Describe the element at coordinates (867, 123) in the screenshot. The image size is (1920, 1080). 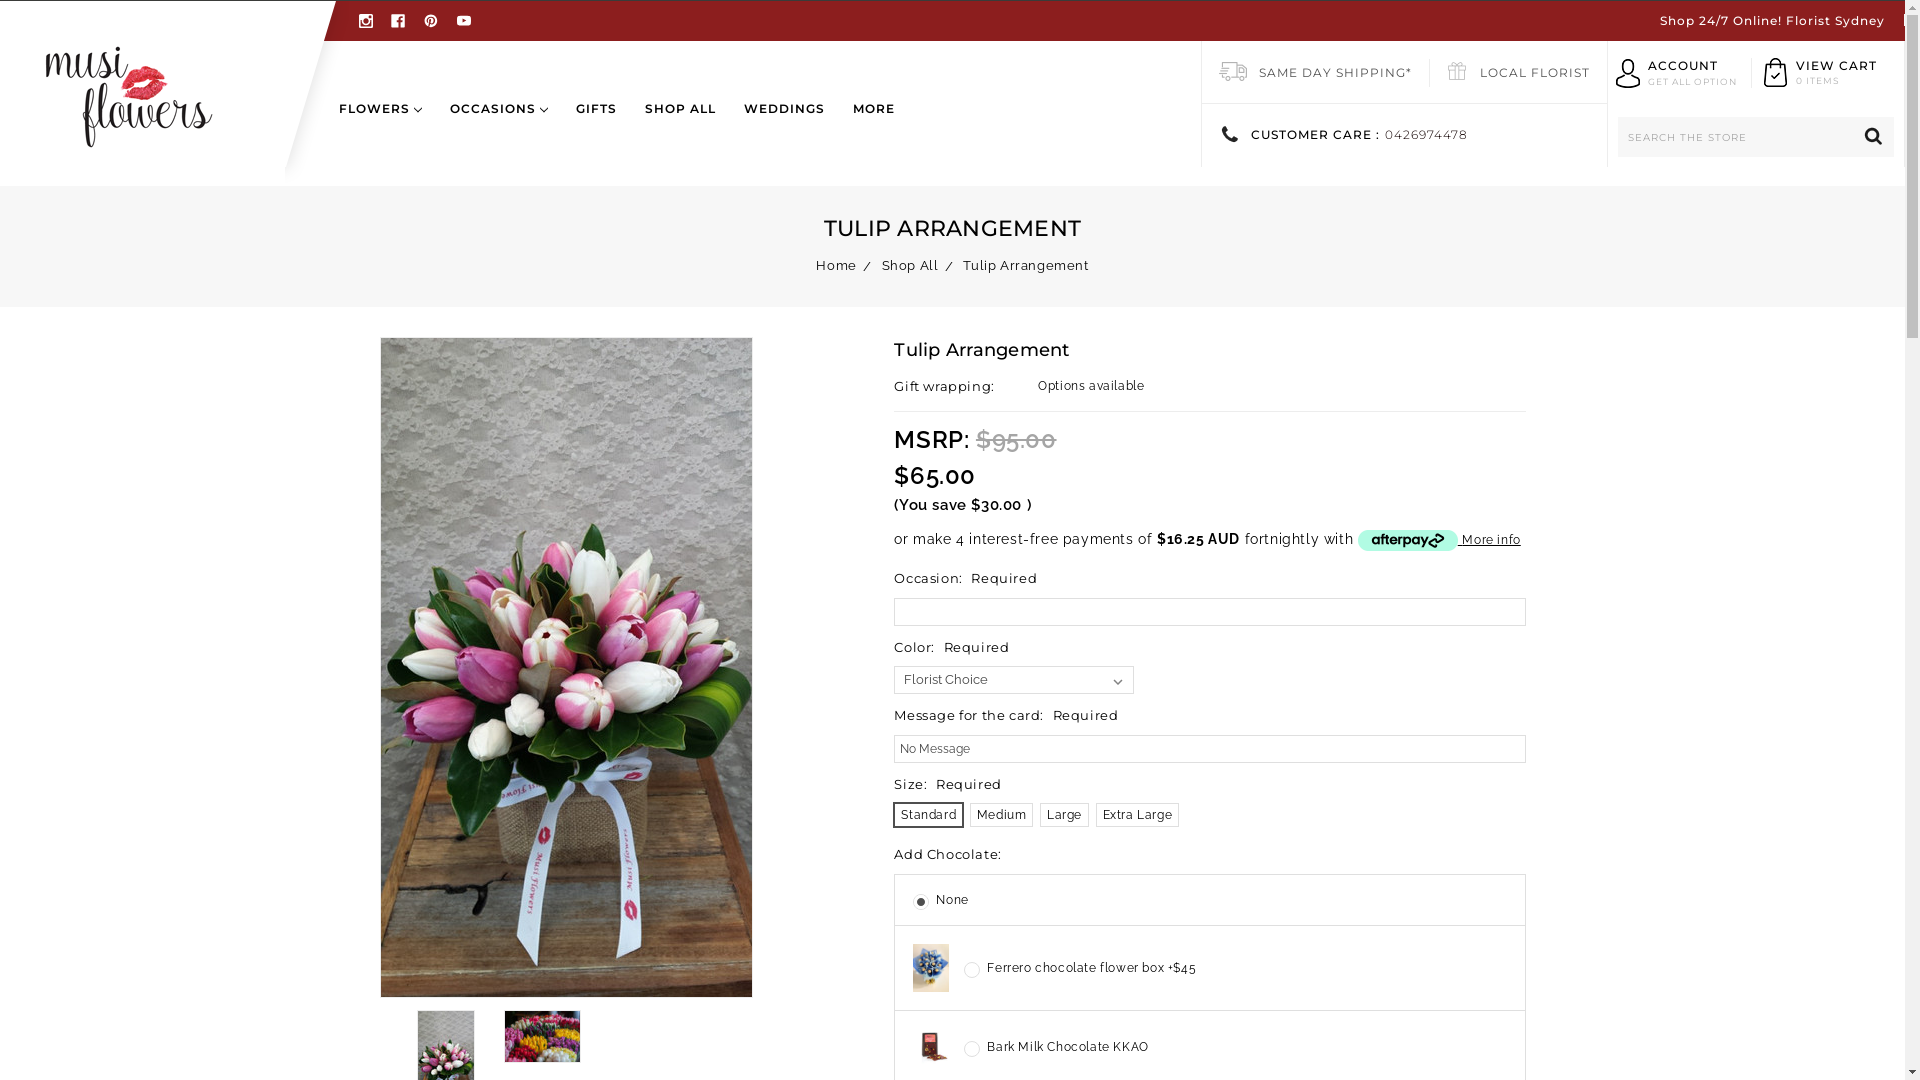
I see `'MORE'` at that location.